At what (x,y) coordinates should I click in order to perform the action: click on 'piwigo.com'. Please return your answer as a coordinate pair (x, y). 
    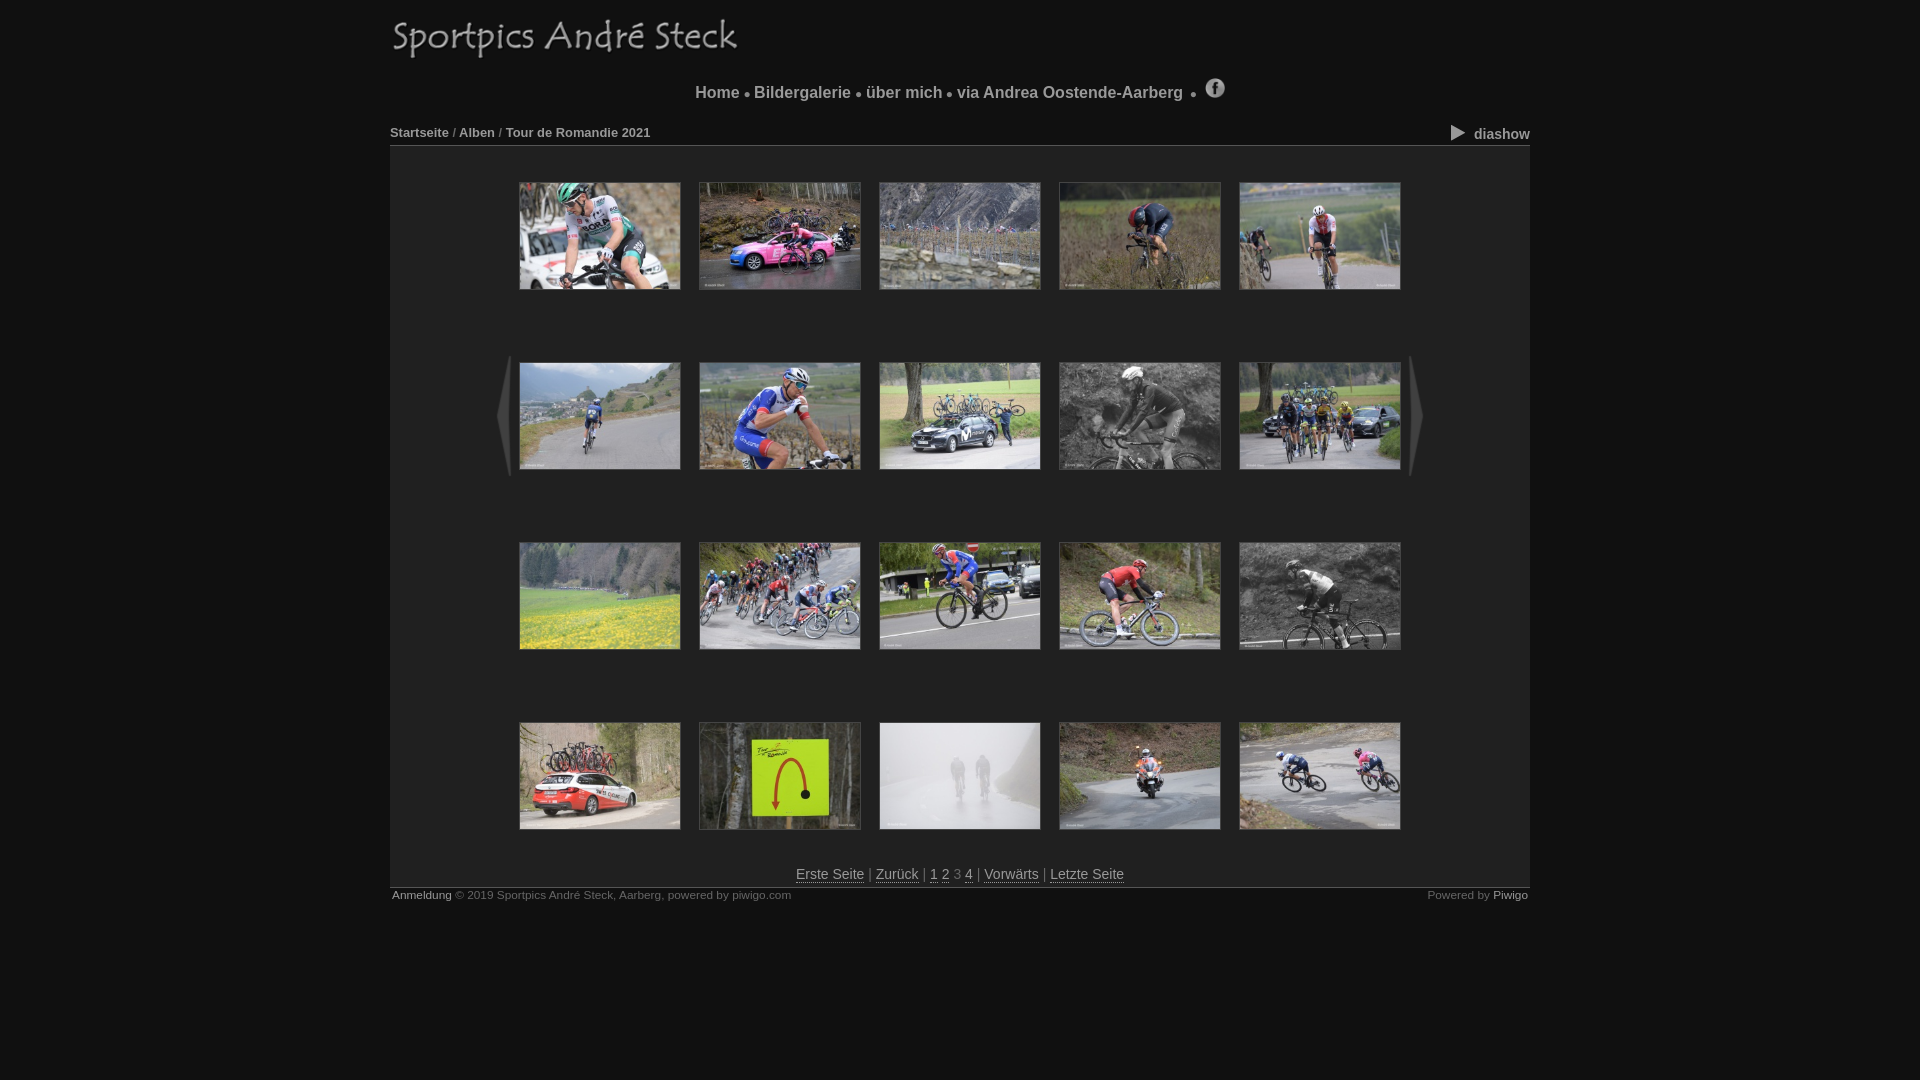
    Looking at the image, I should click on (730, 893).